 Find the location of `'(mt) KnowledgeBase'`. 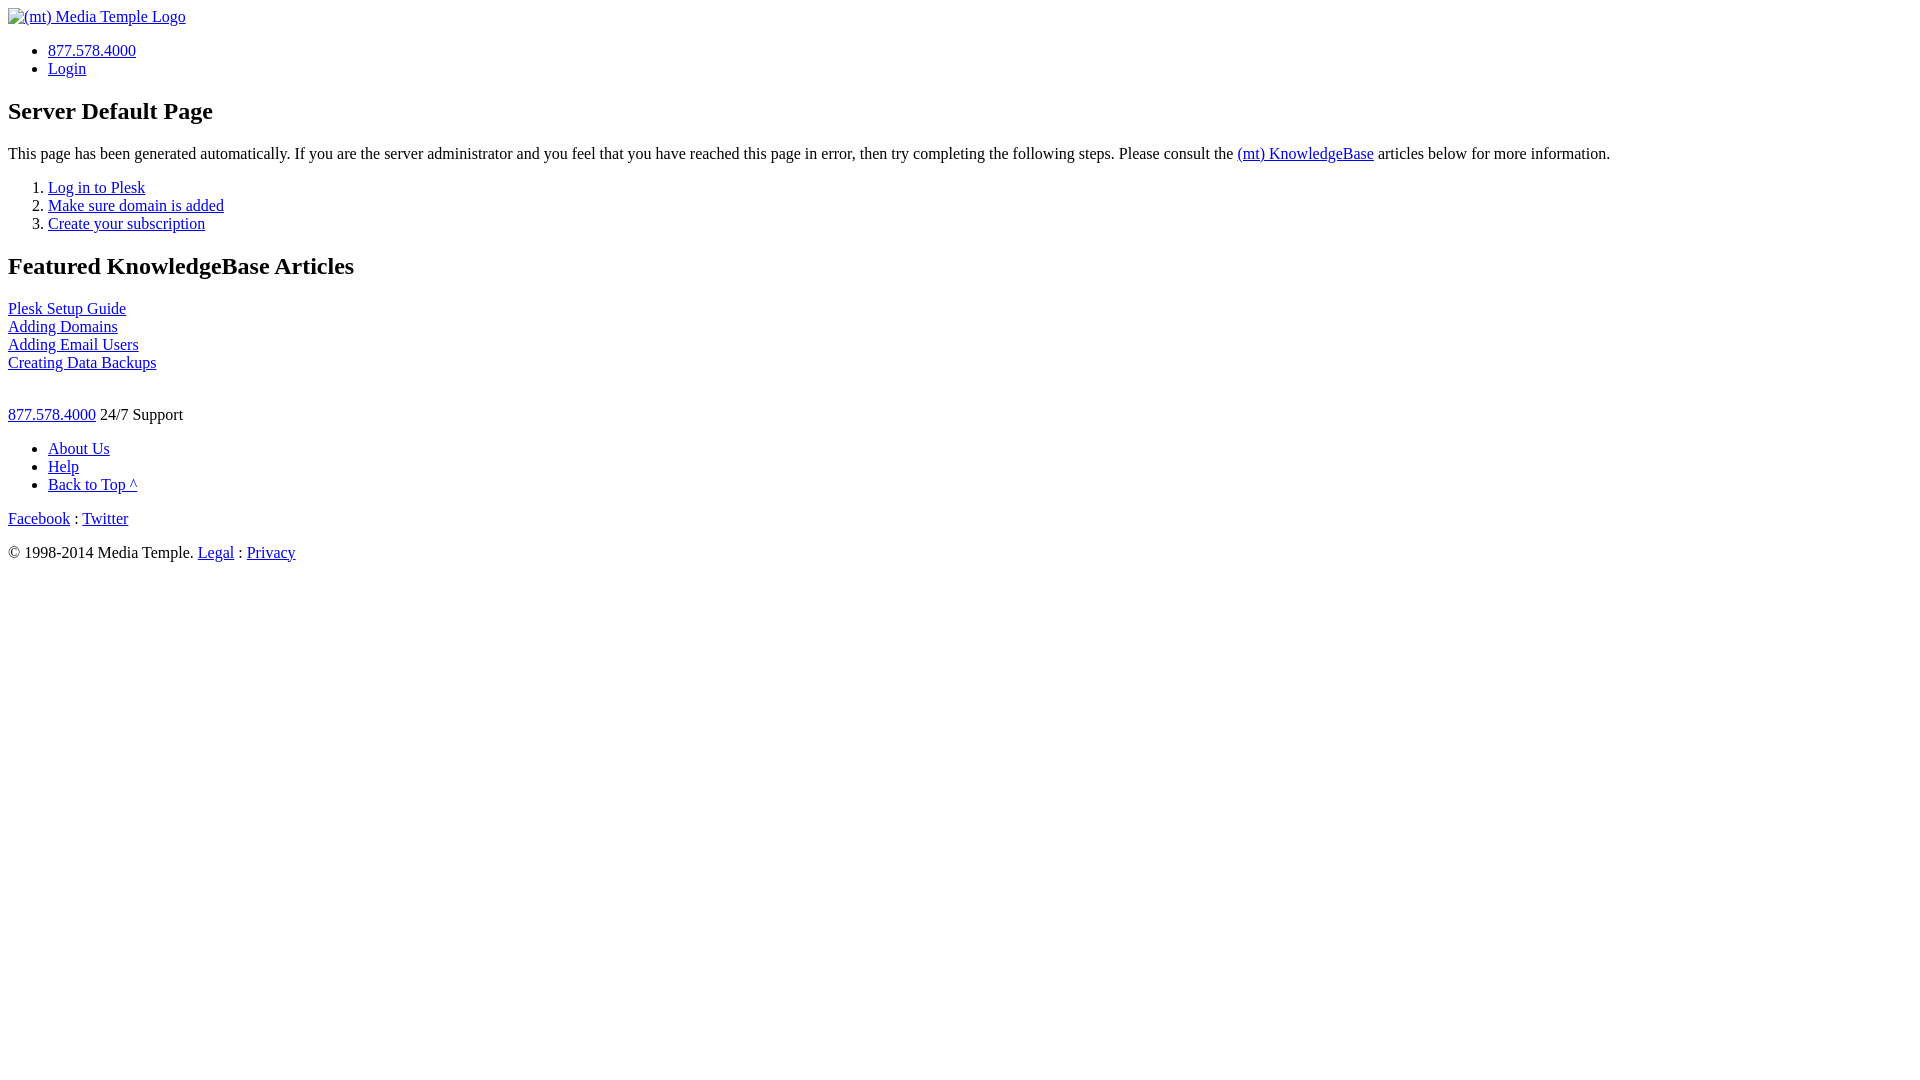

'(mt) KnowledgeBase' is located at coordinates (1236, 152).